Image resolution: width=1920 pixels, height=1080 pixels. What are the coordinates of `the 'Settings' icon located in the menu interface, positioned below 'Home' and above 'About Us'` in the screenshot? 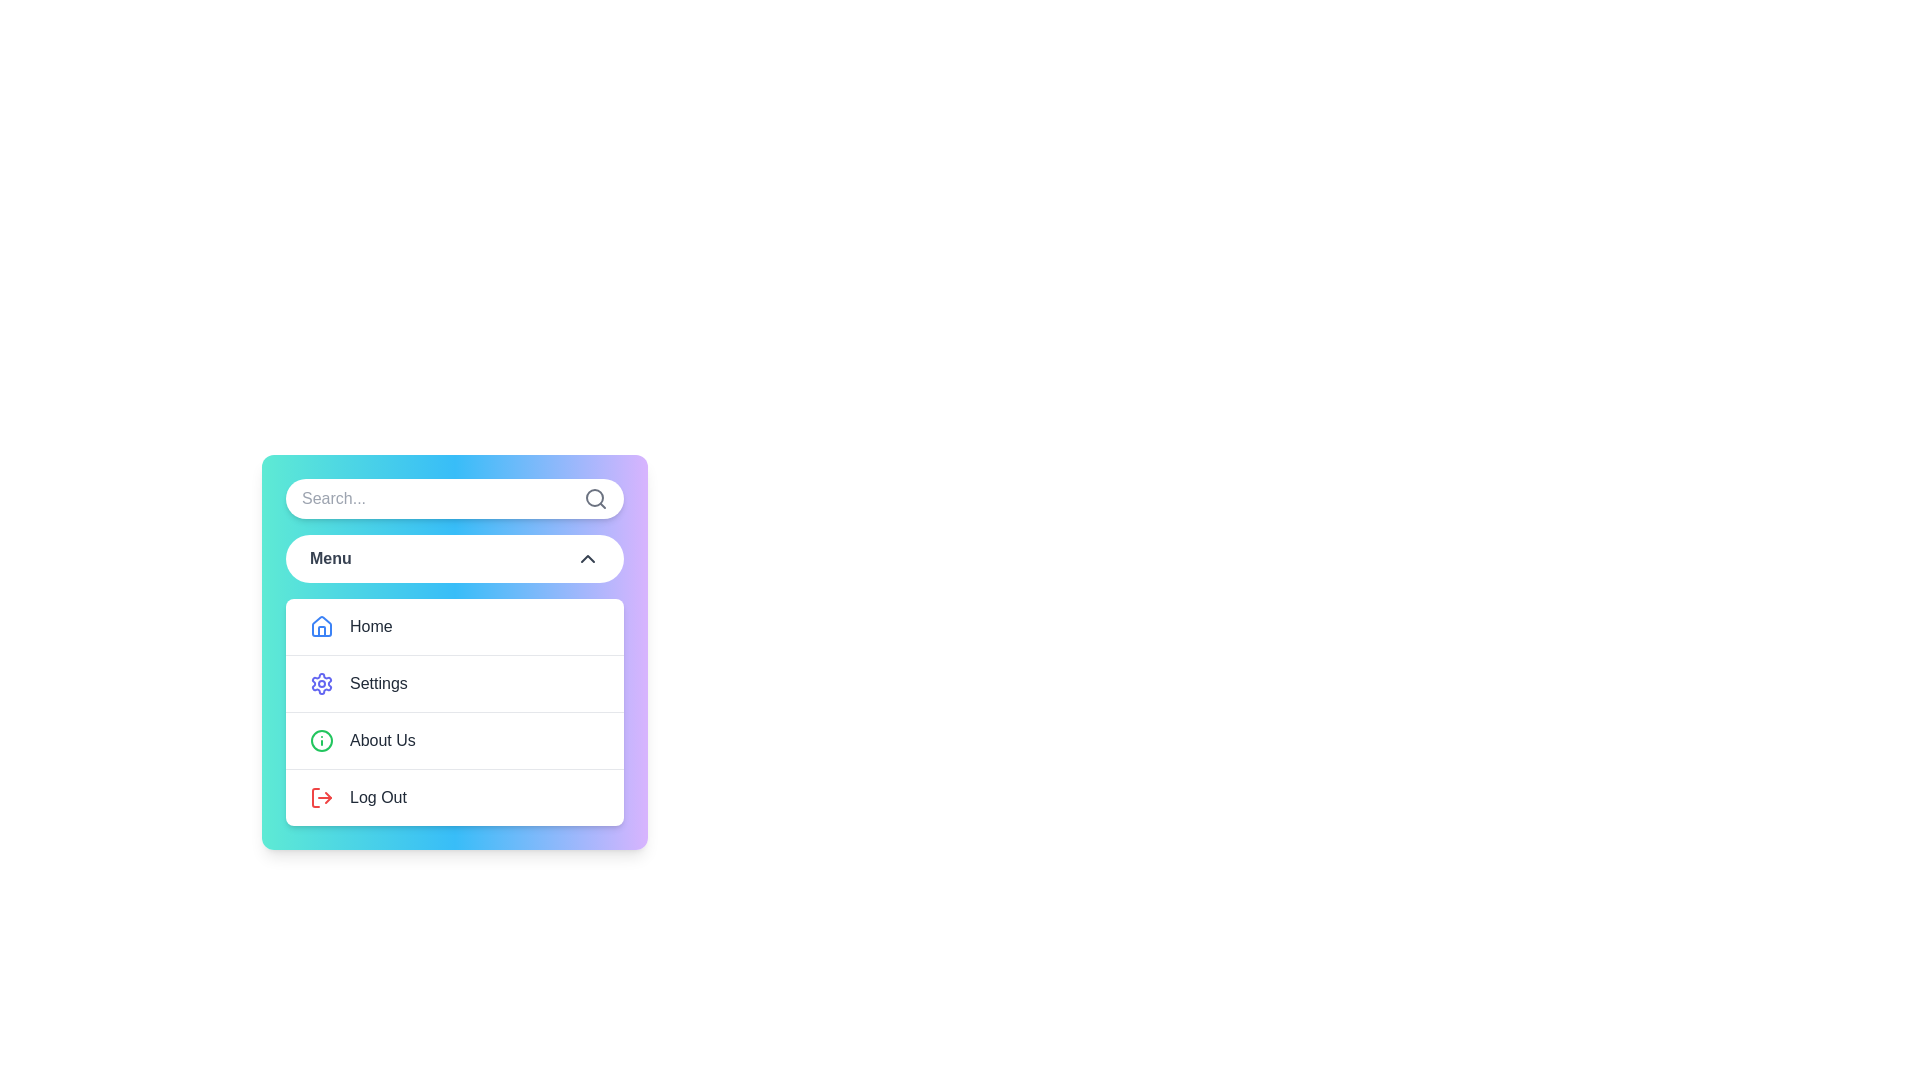 It's located at (321, 682).